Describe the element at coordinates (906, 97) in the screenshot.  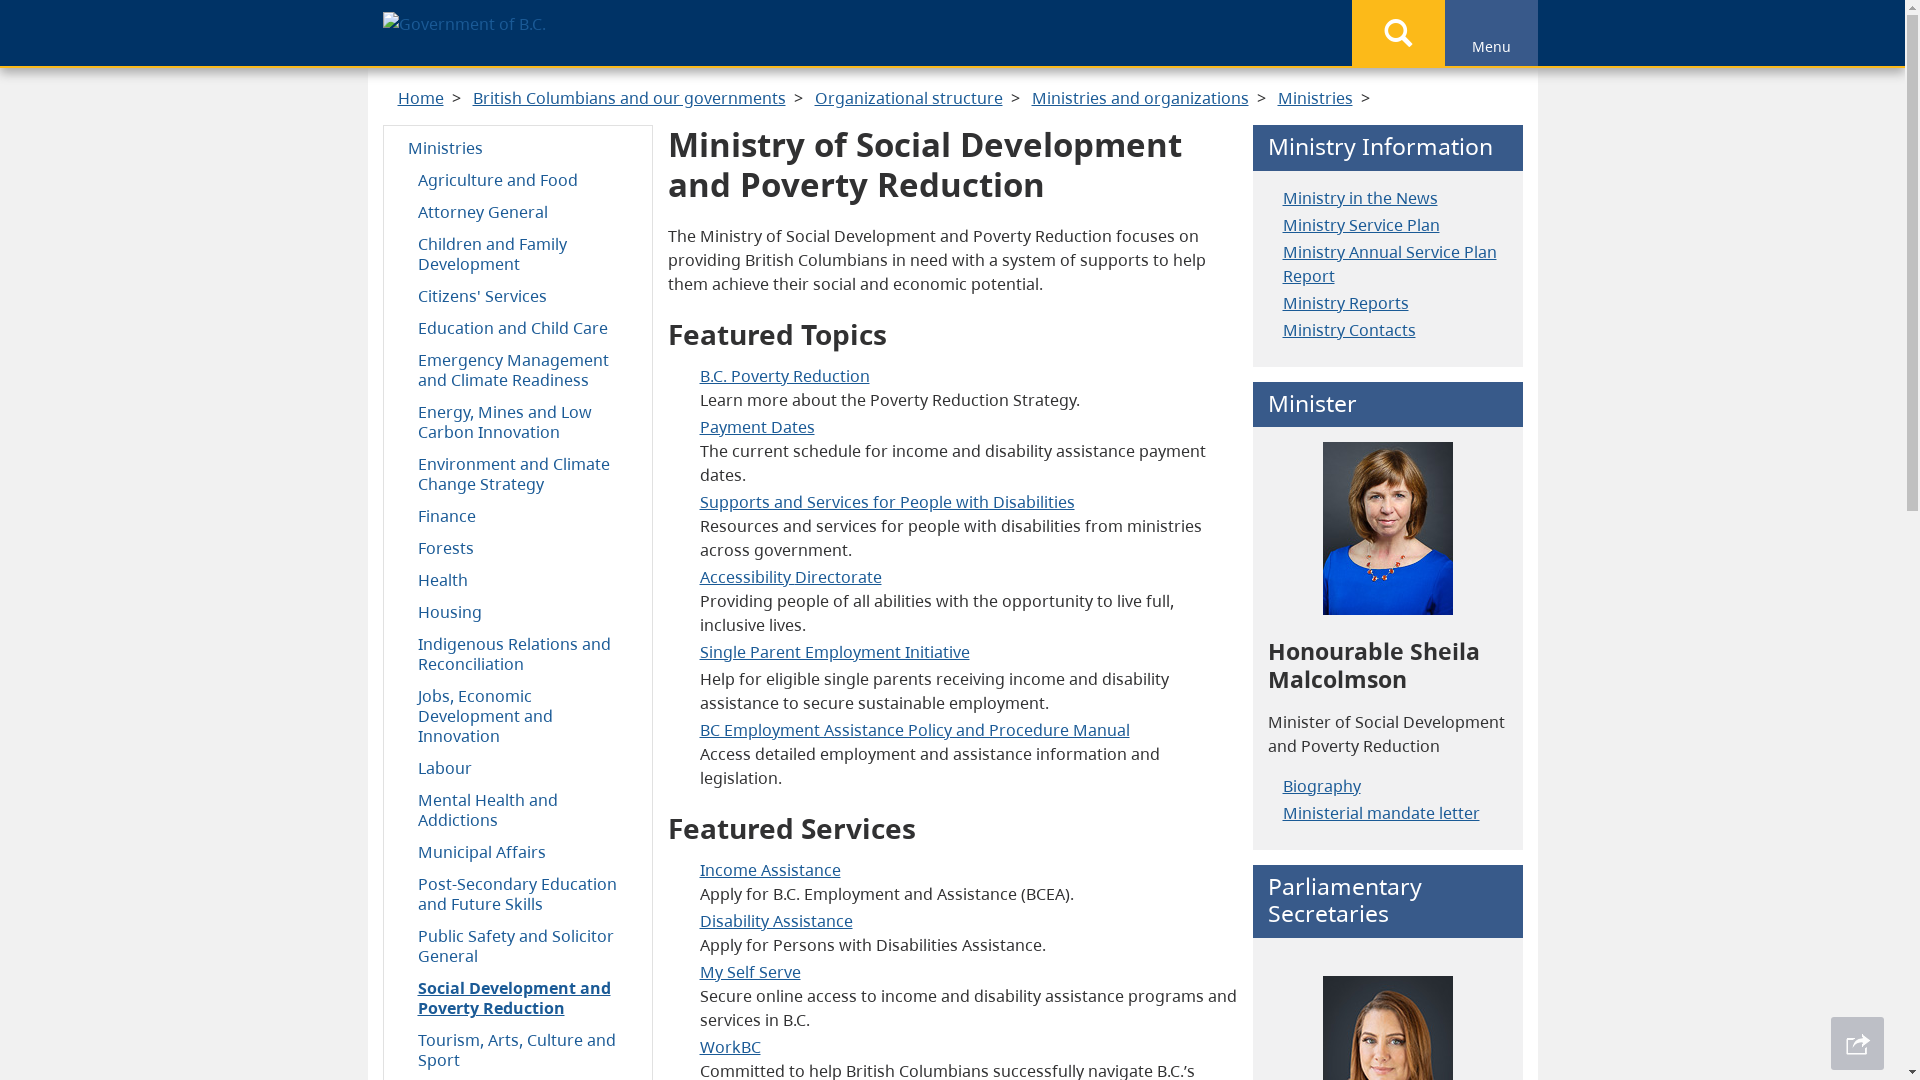
I see `'Organizational structure'` at that location.